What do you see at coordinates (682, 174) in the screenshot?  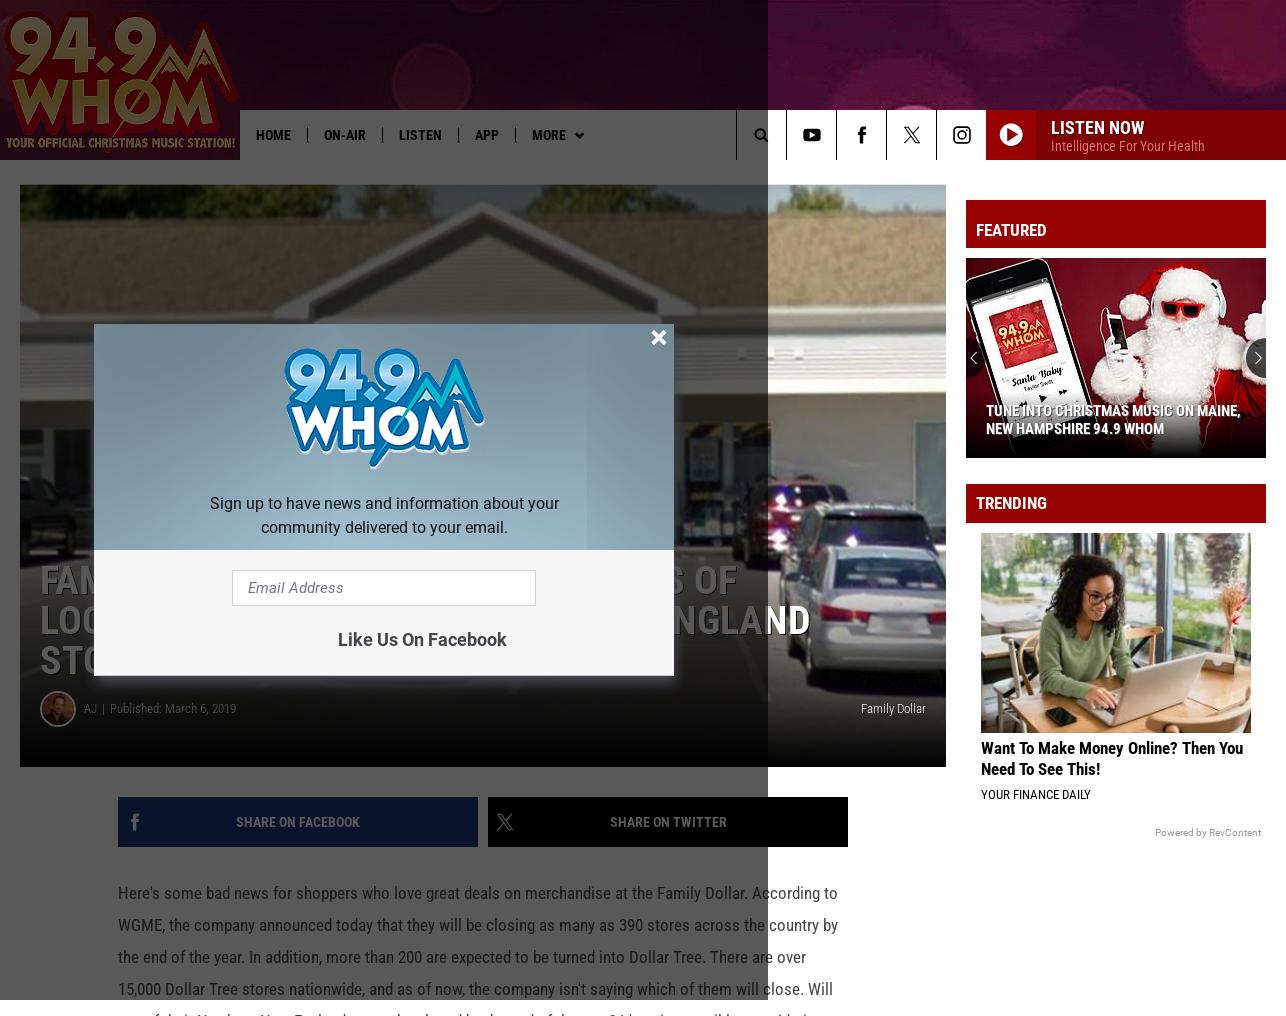 I see `'$100 Big Apple GC Contest'` at bounding box center [682, 174].